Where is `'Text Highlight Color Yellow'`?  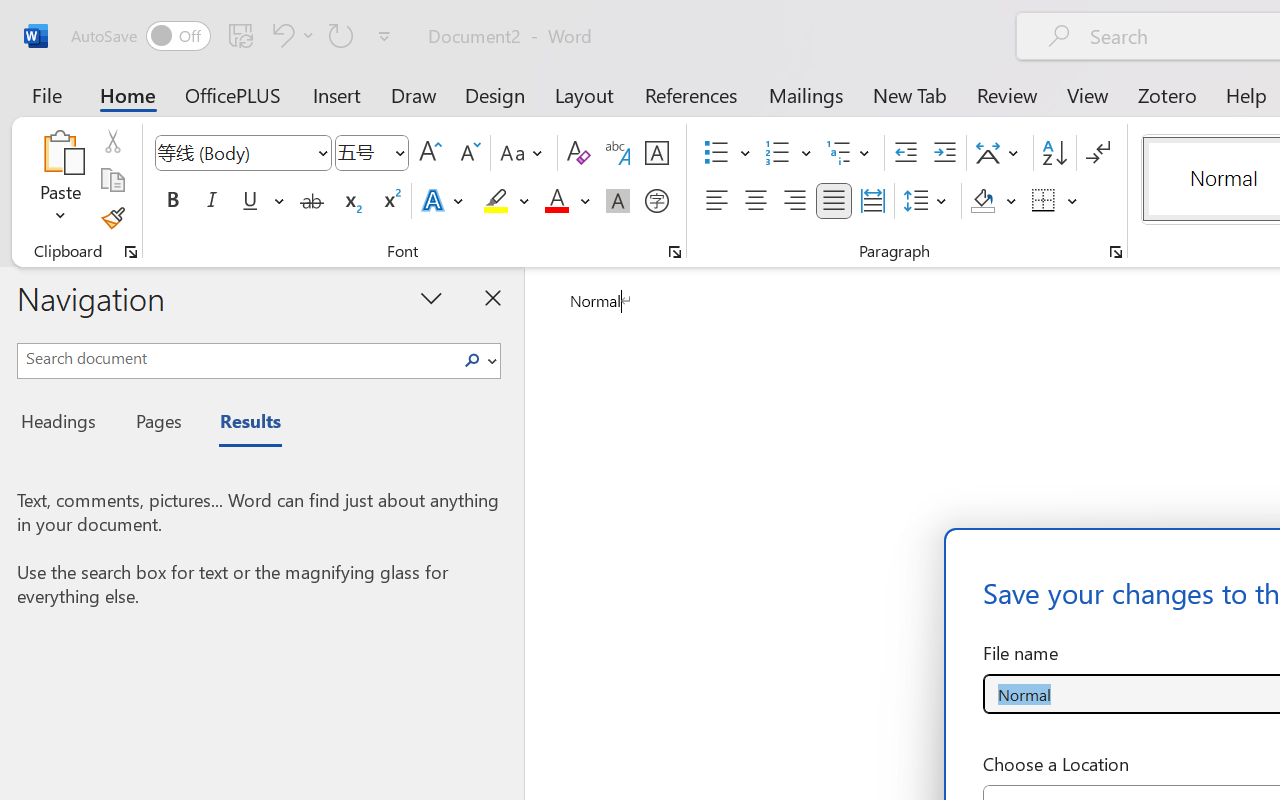 'Text Highlight Color Yellow' is located at coordinates (496, 201).